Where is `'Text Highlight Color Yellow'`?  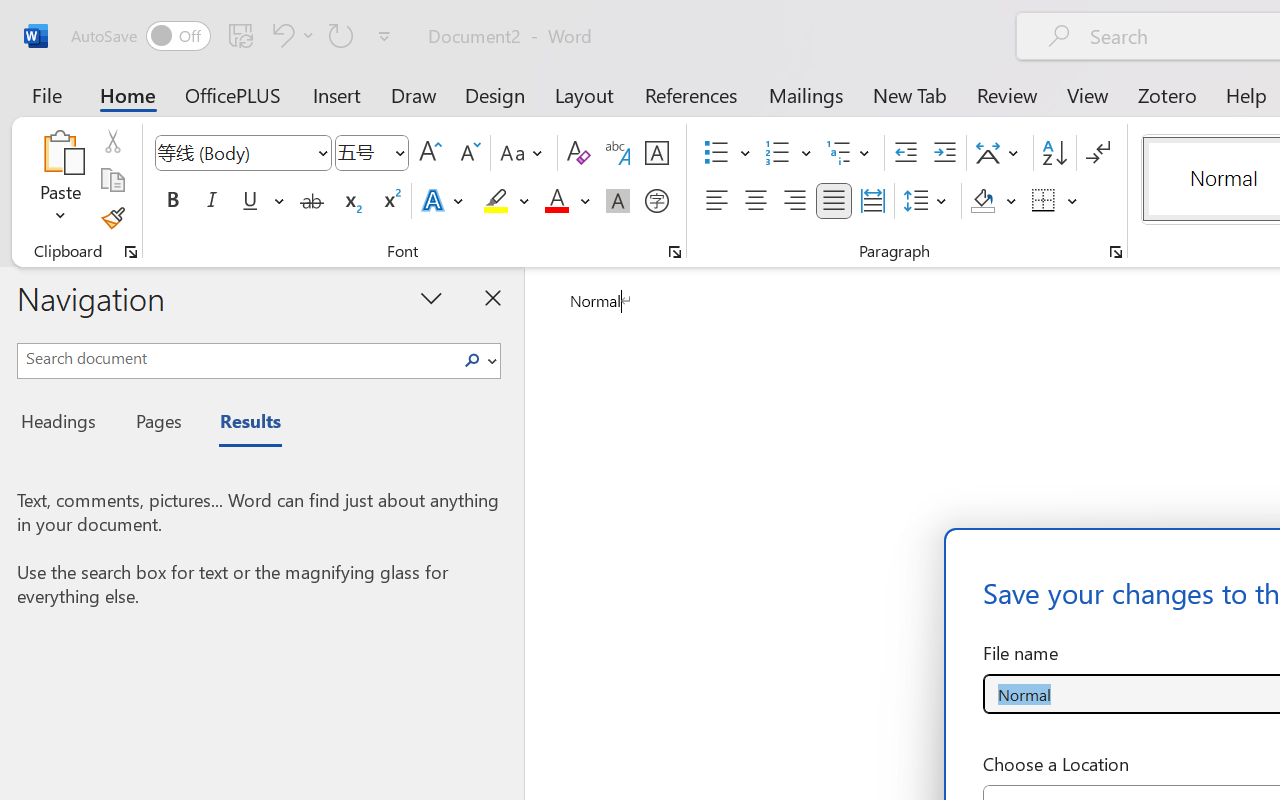 'Text Highlight Color Yellow' is located at coordinates (496, 201).